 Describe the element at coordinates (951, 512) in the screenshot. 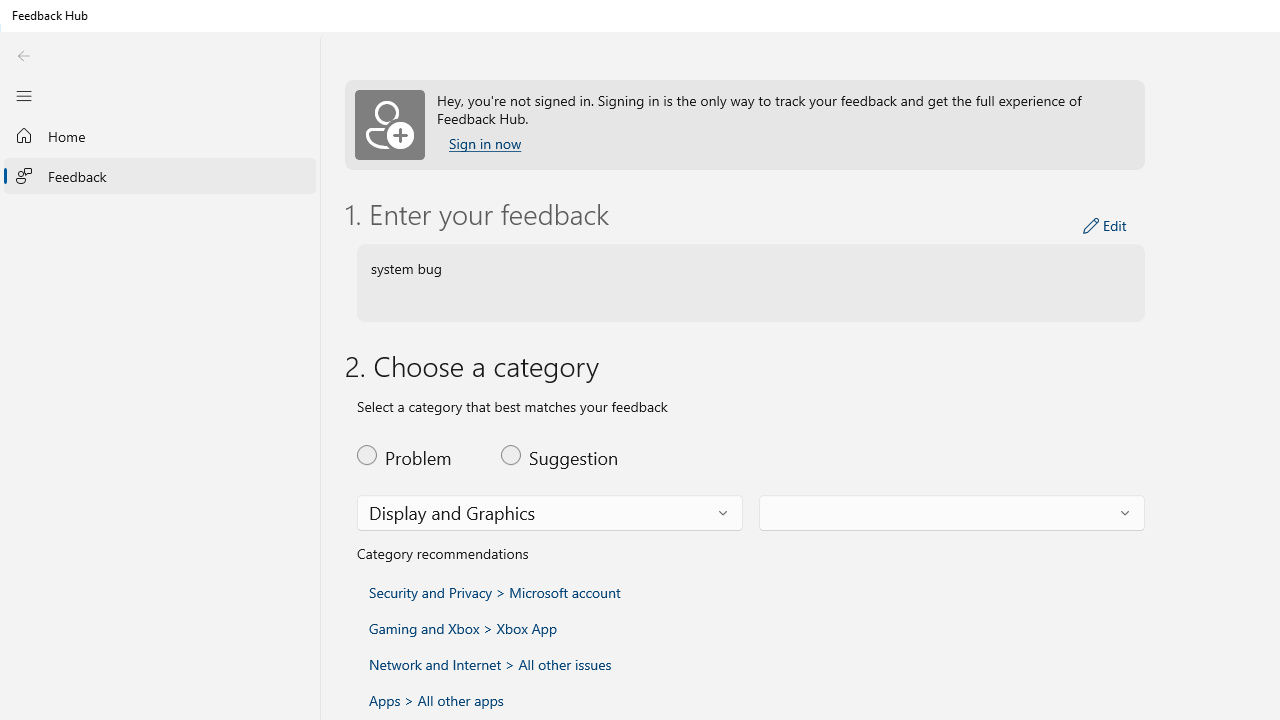

I see `'Feedback subcategory'` at that location.